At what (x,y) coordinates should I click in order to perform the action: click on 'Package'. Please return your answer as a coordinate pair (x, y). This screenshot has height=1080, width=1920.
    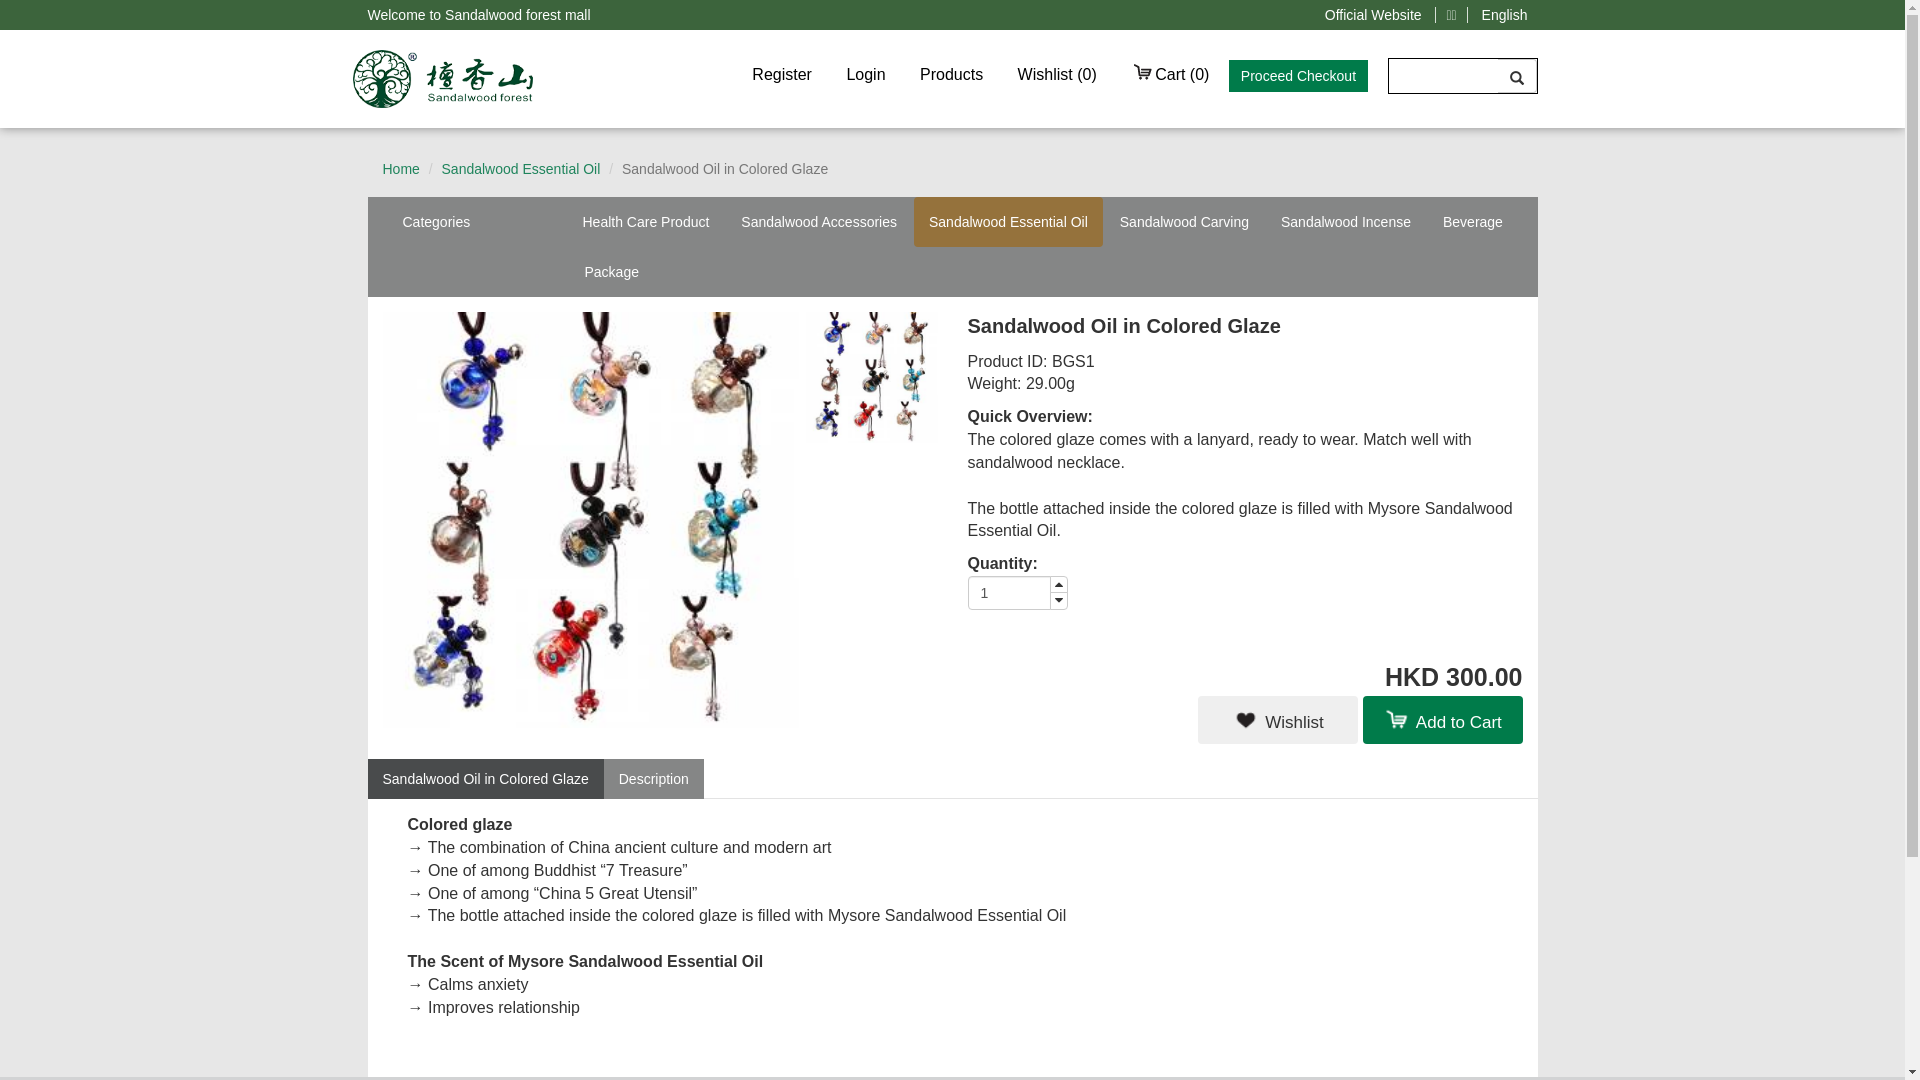
    Looking at the image, I should click on (610, 272).